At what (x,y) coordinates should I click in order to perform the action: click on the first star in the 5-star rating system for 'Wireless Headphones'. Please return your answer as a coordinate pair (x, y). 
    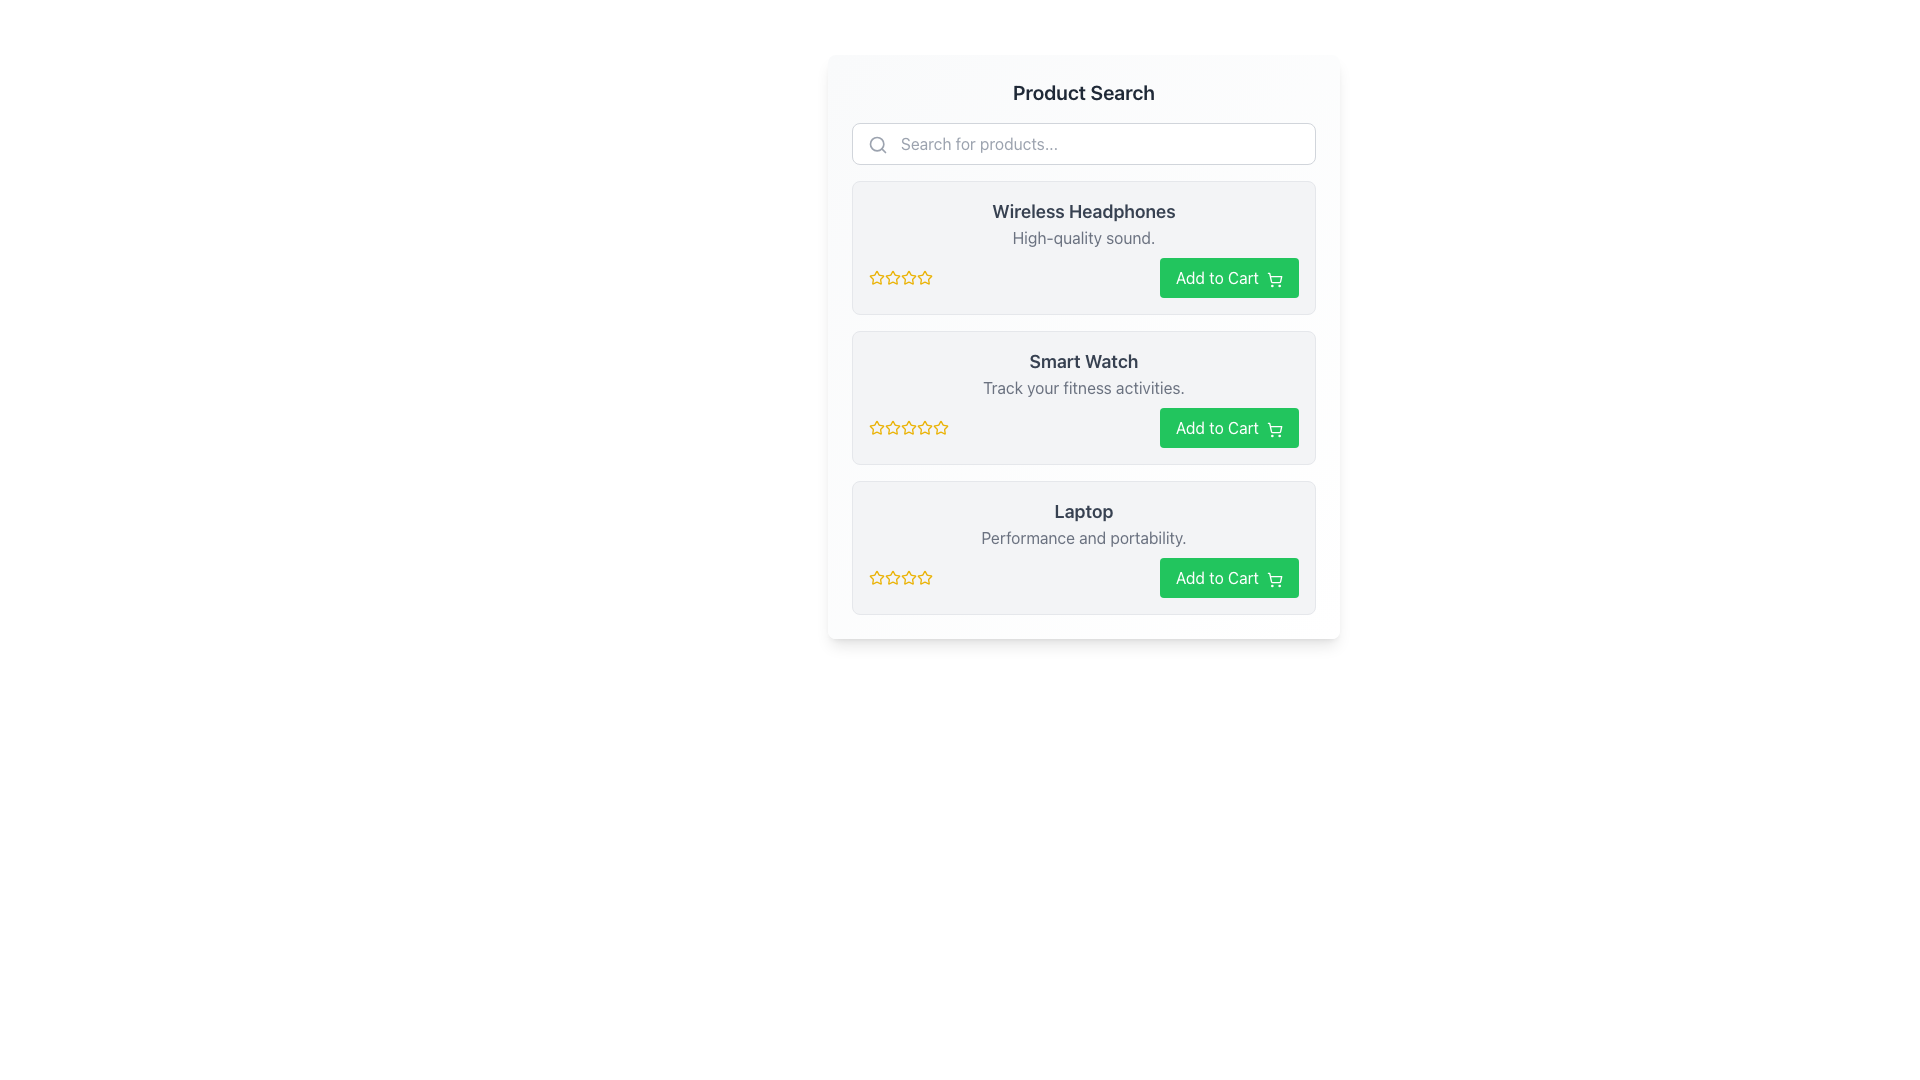
    Looking at the image, I should click on (877, 277).